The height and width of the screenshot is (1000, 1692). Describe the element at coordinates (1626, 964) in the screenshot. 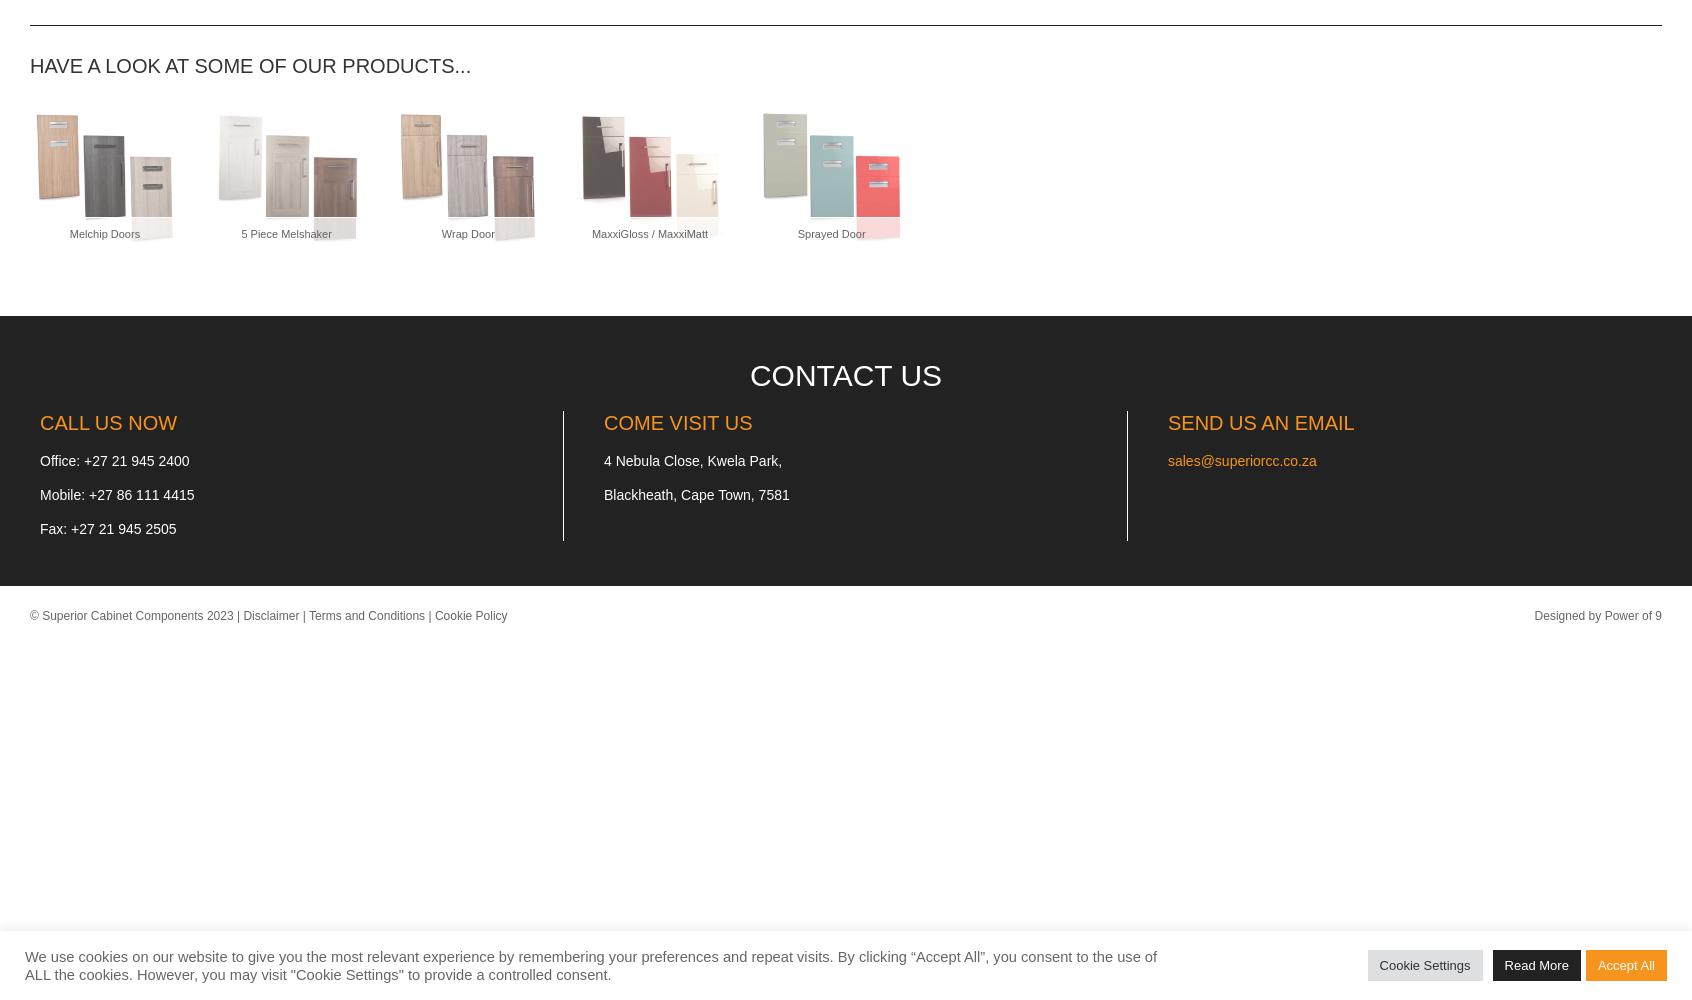

I see `'Accept All'` at that location.